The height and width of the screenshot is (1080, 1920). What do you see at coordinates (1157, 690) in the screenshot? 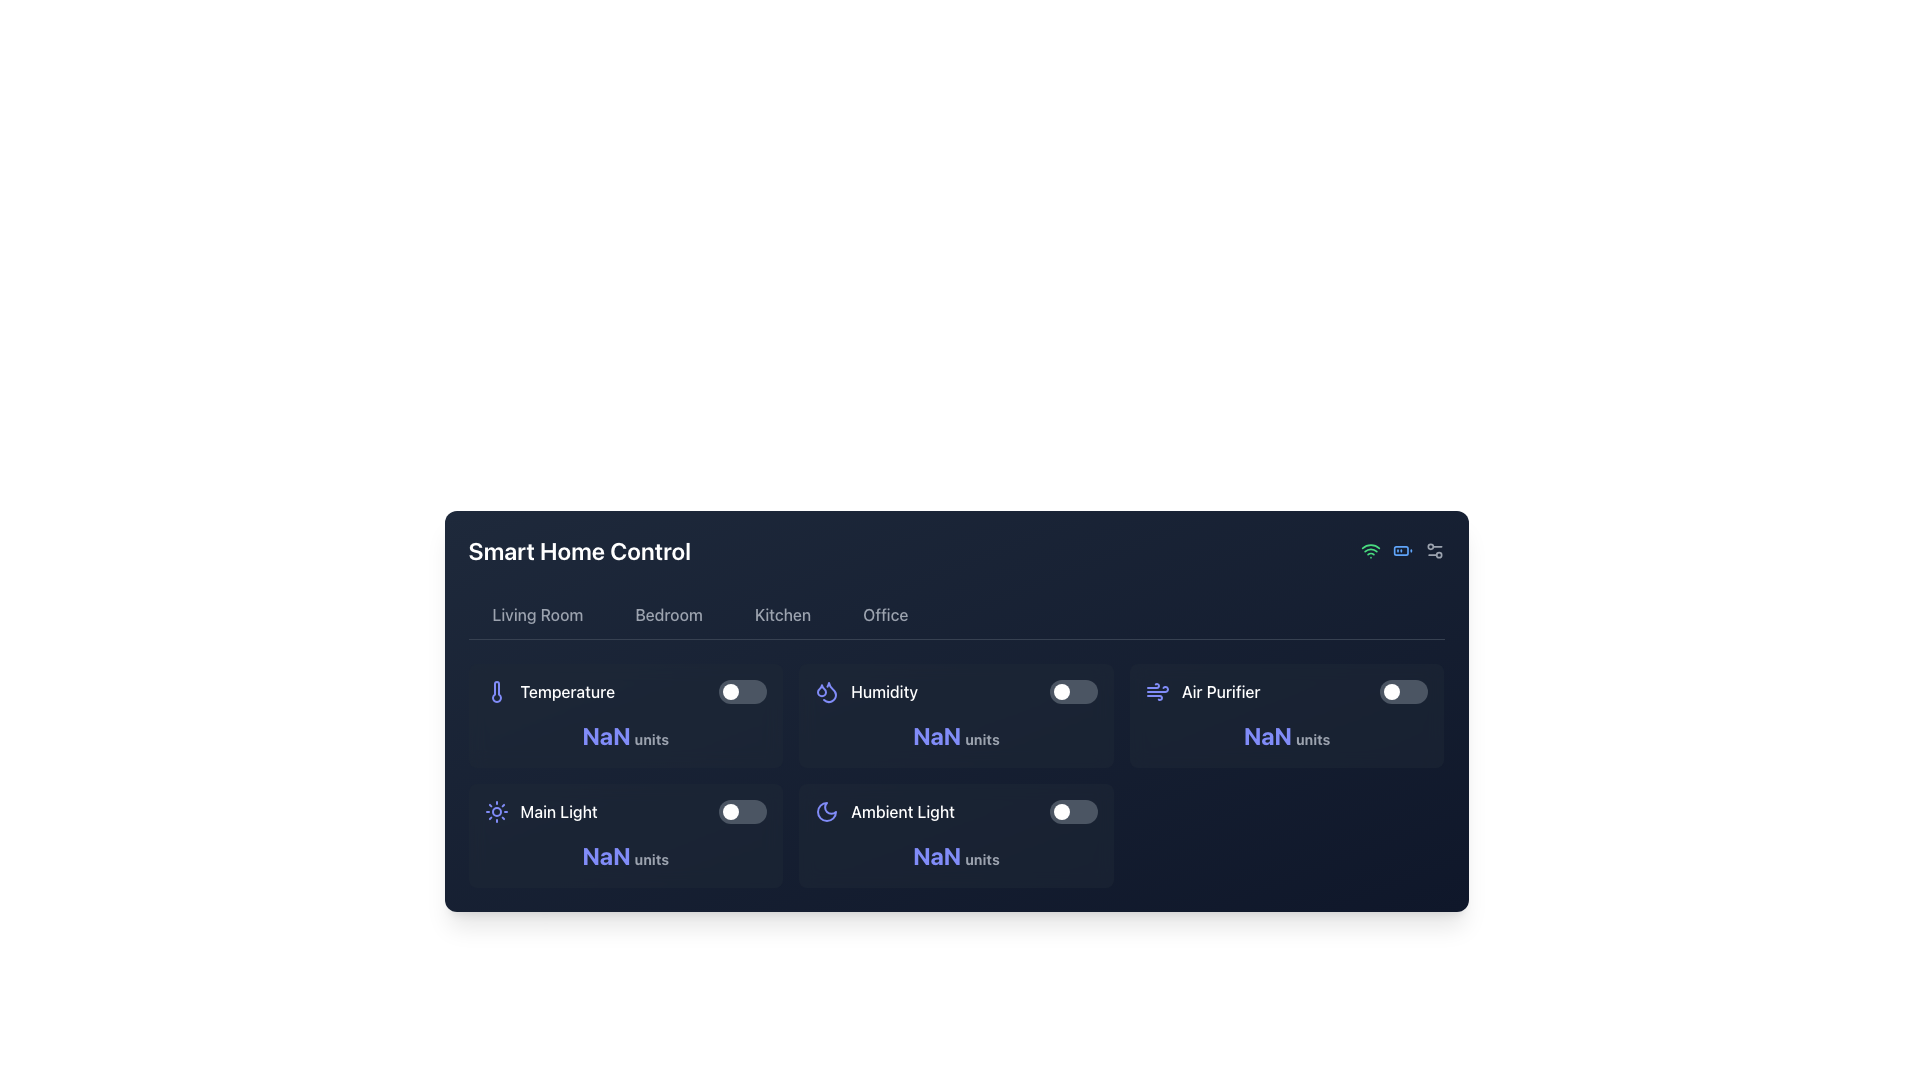
I see `the wind icon styled in light indigo located next to the 'Air Purifier' text in the 'Air Purifier' section of the card under 'Smart Home Control'` at bounding box center [1157, 690].